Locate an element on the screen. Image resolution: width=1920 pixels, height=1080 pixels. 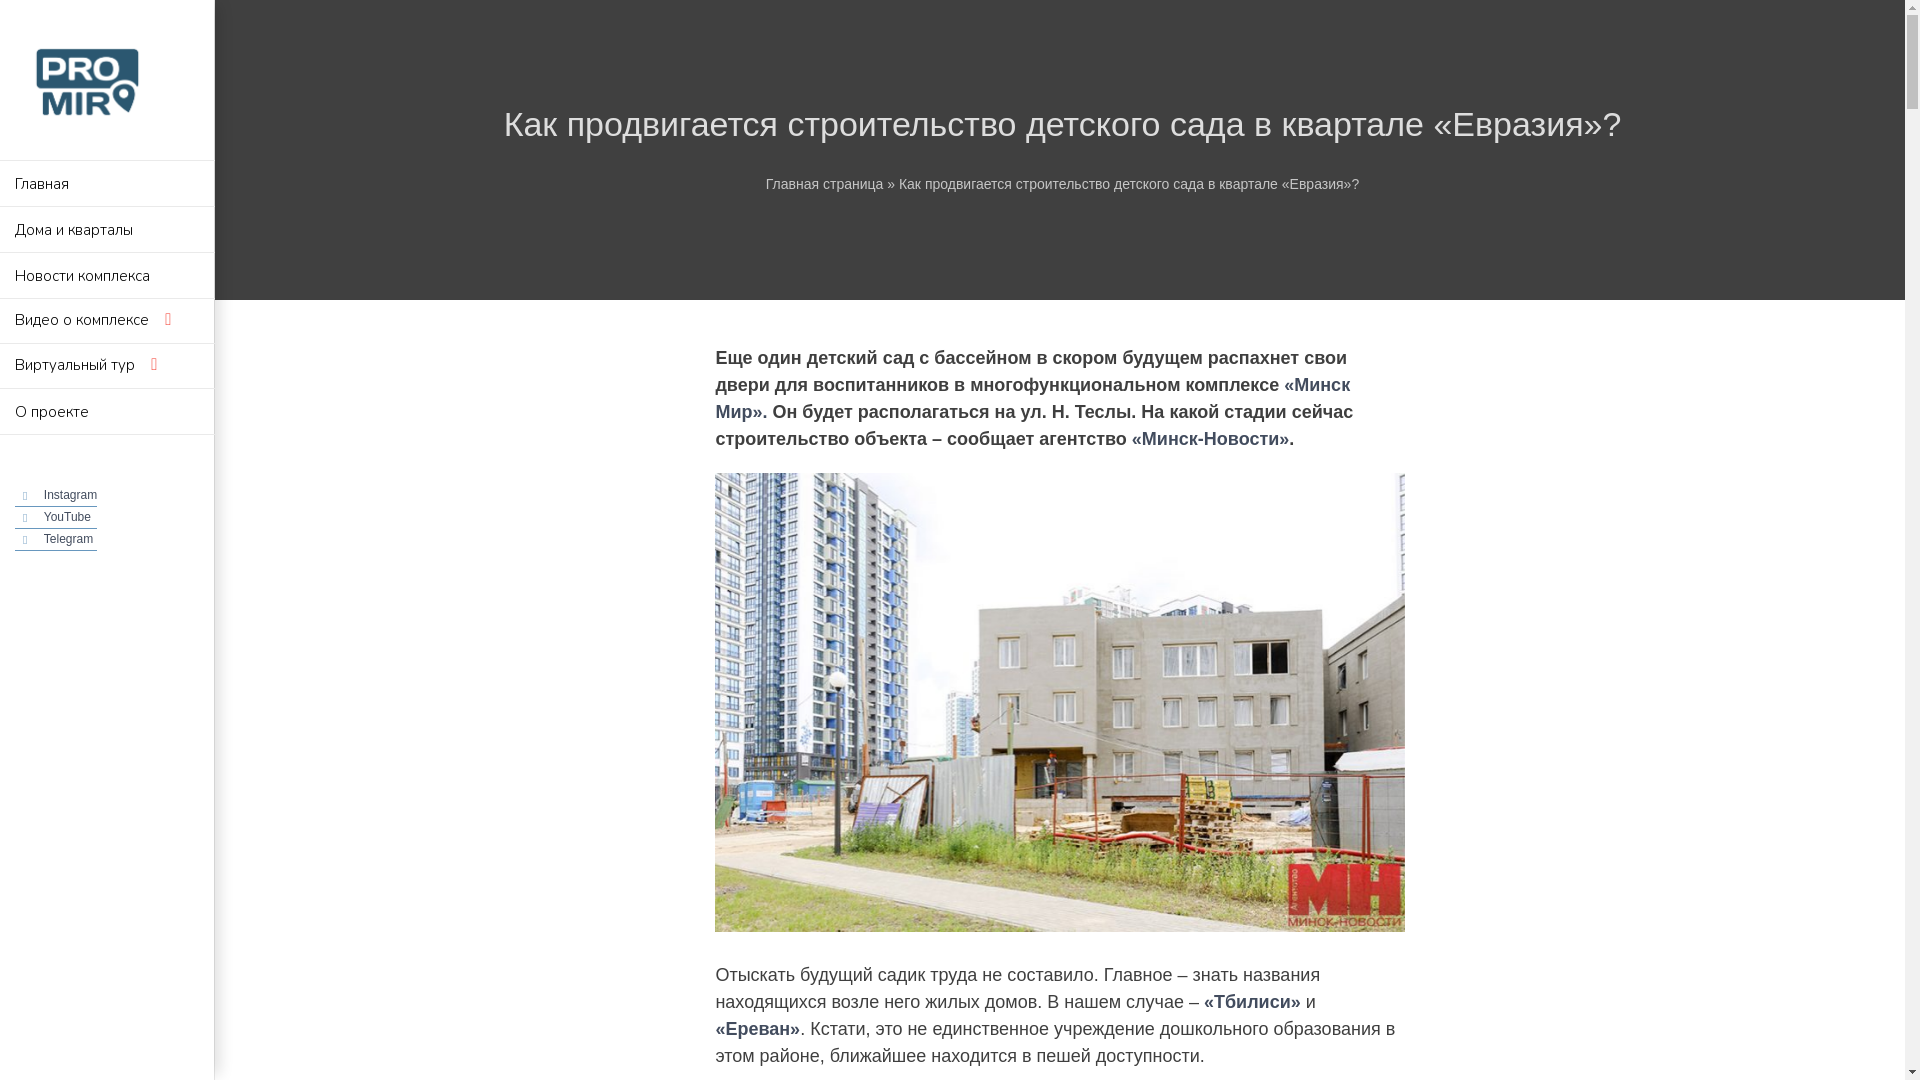
'YouTube' is located at coordinates (67, 515).